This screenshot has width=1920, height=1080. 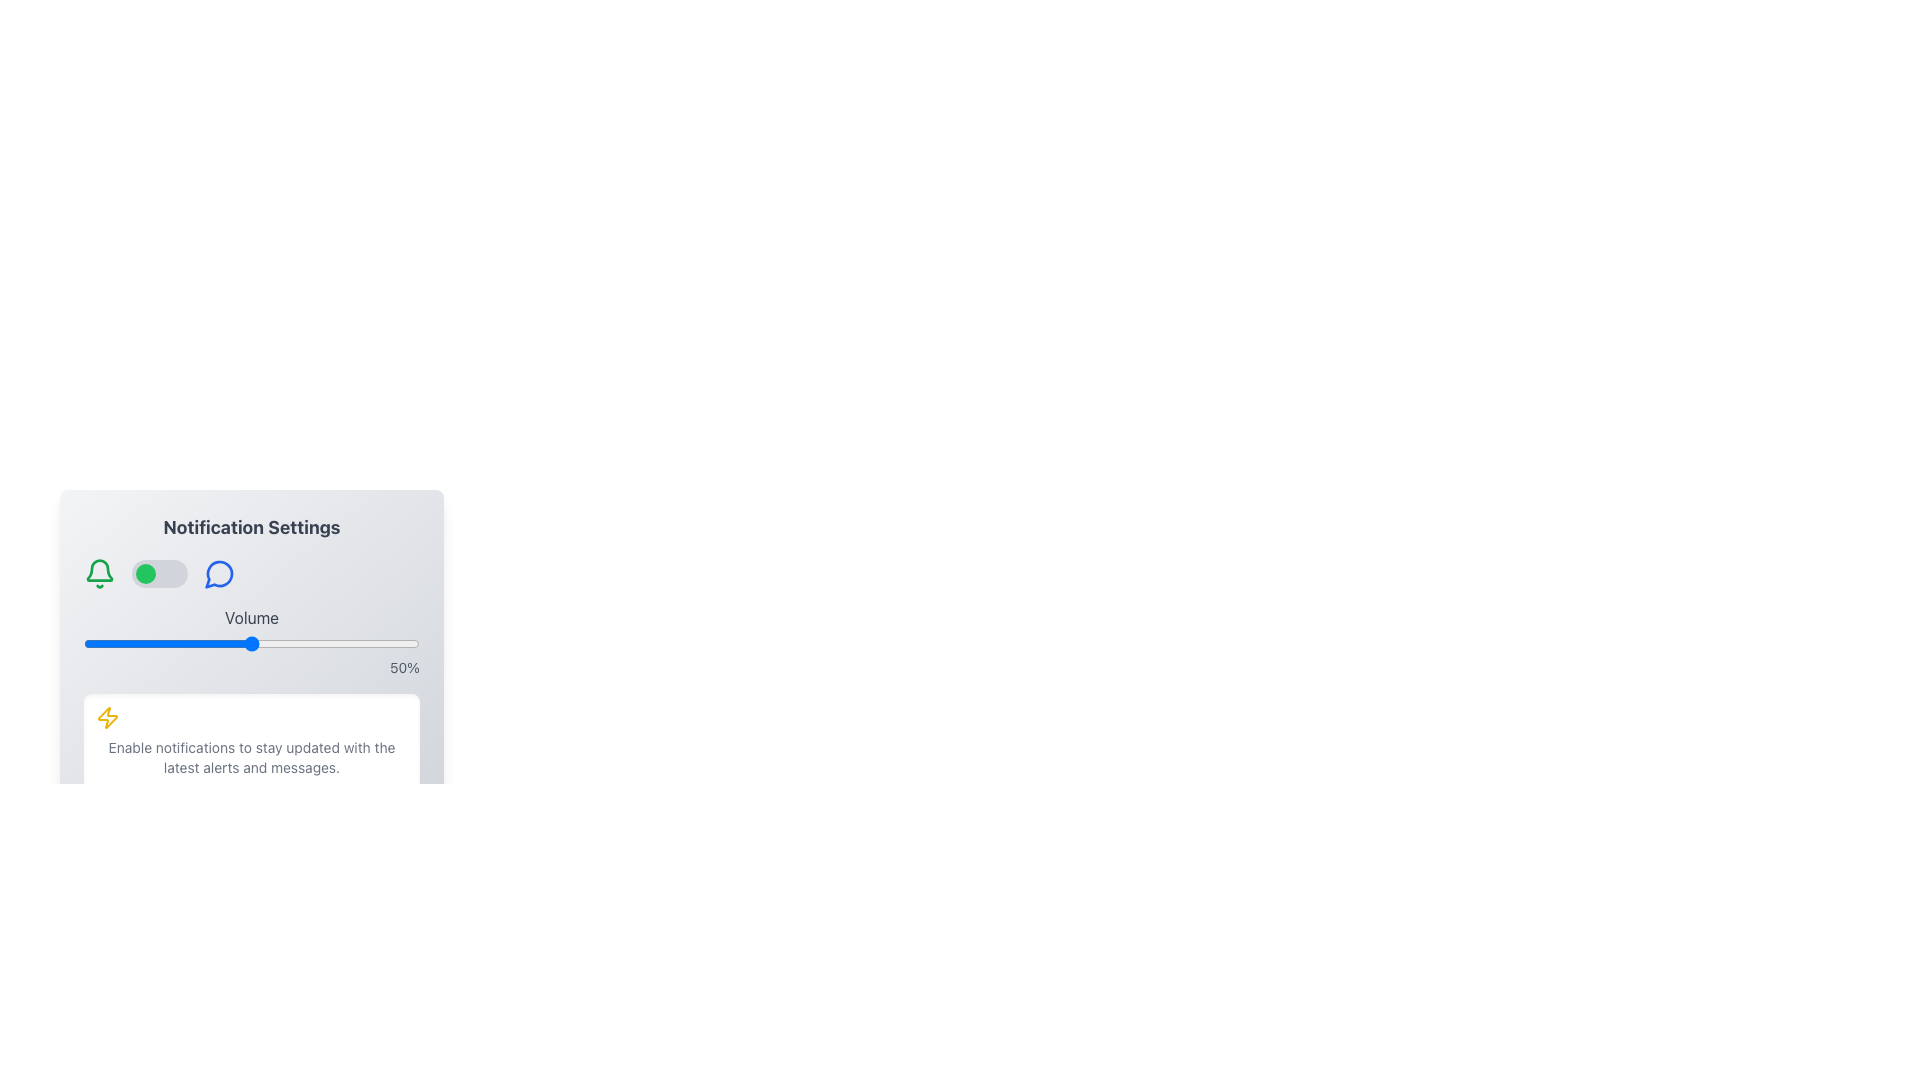 What do you see at coordinates (345, 644) in the screenshot?
I see `the volume` at bounding box center [345, 644].